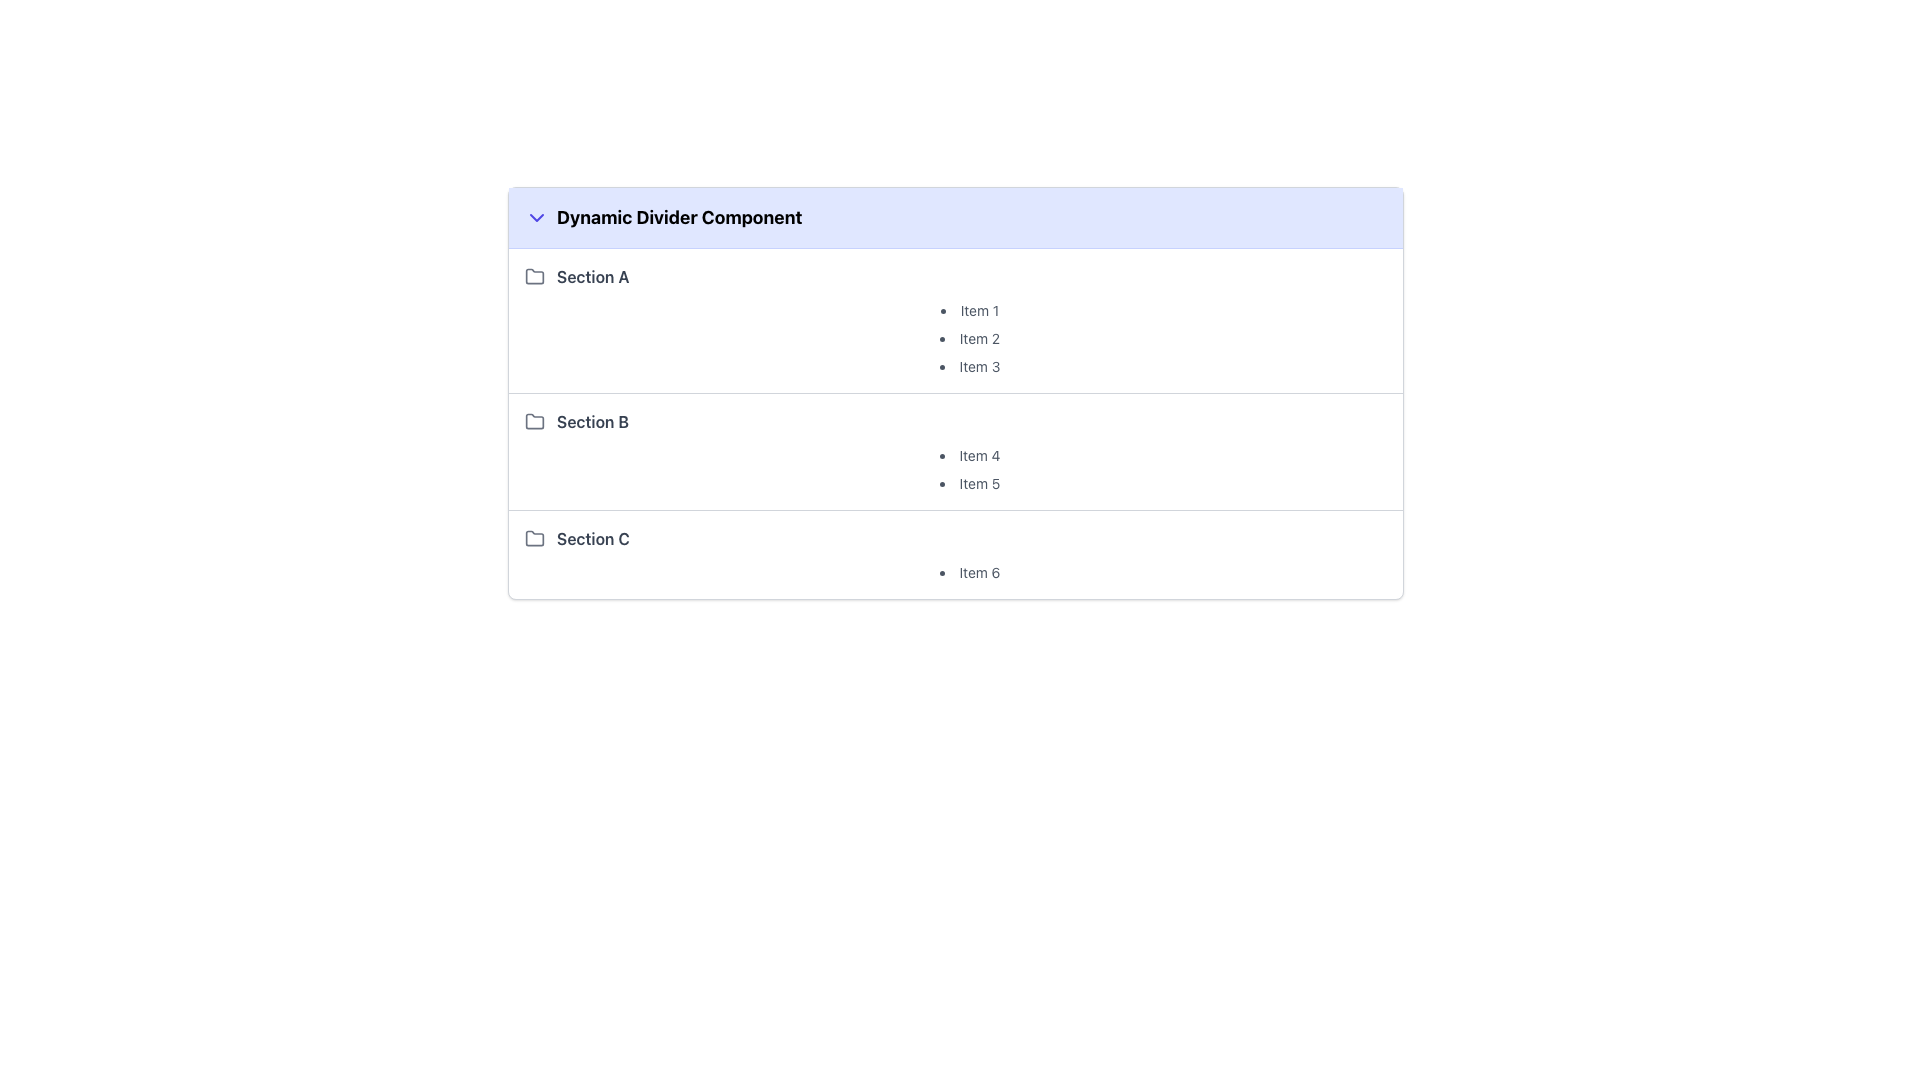  Describe the element at coordinates (537, 218) in the screenshot. I see `the chevron-down icon used for dropdown indications located on the left side of the 'Dynamic Divider Component' title in the header section` at that location.